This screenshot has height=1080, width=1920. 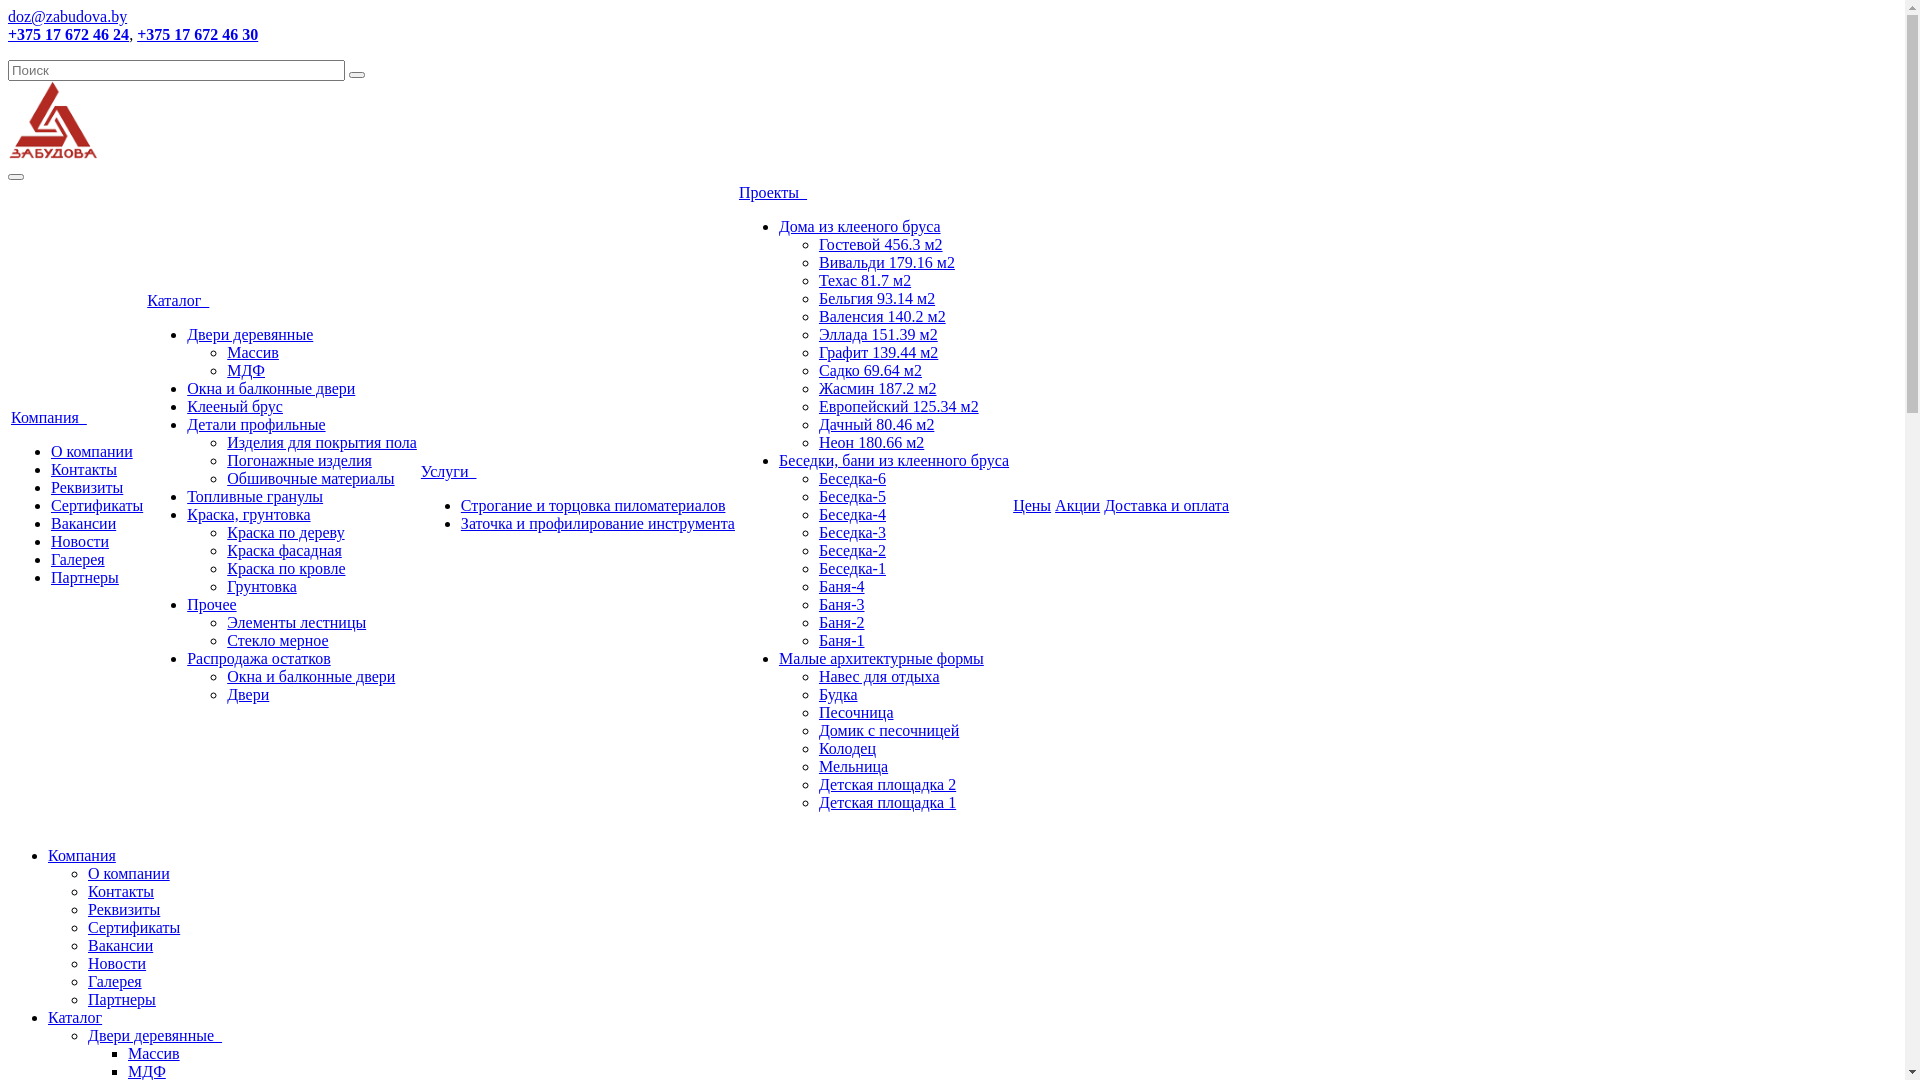 What do you see at coordinates (67, 16) in the screenshot?
I see `'doz@zabudova.by'` at bounding box center [67, 16].